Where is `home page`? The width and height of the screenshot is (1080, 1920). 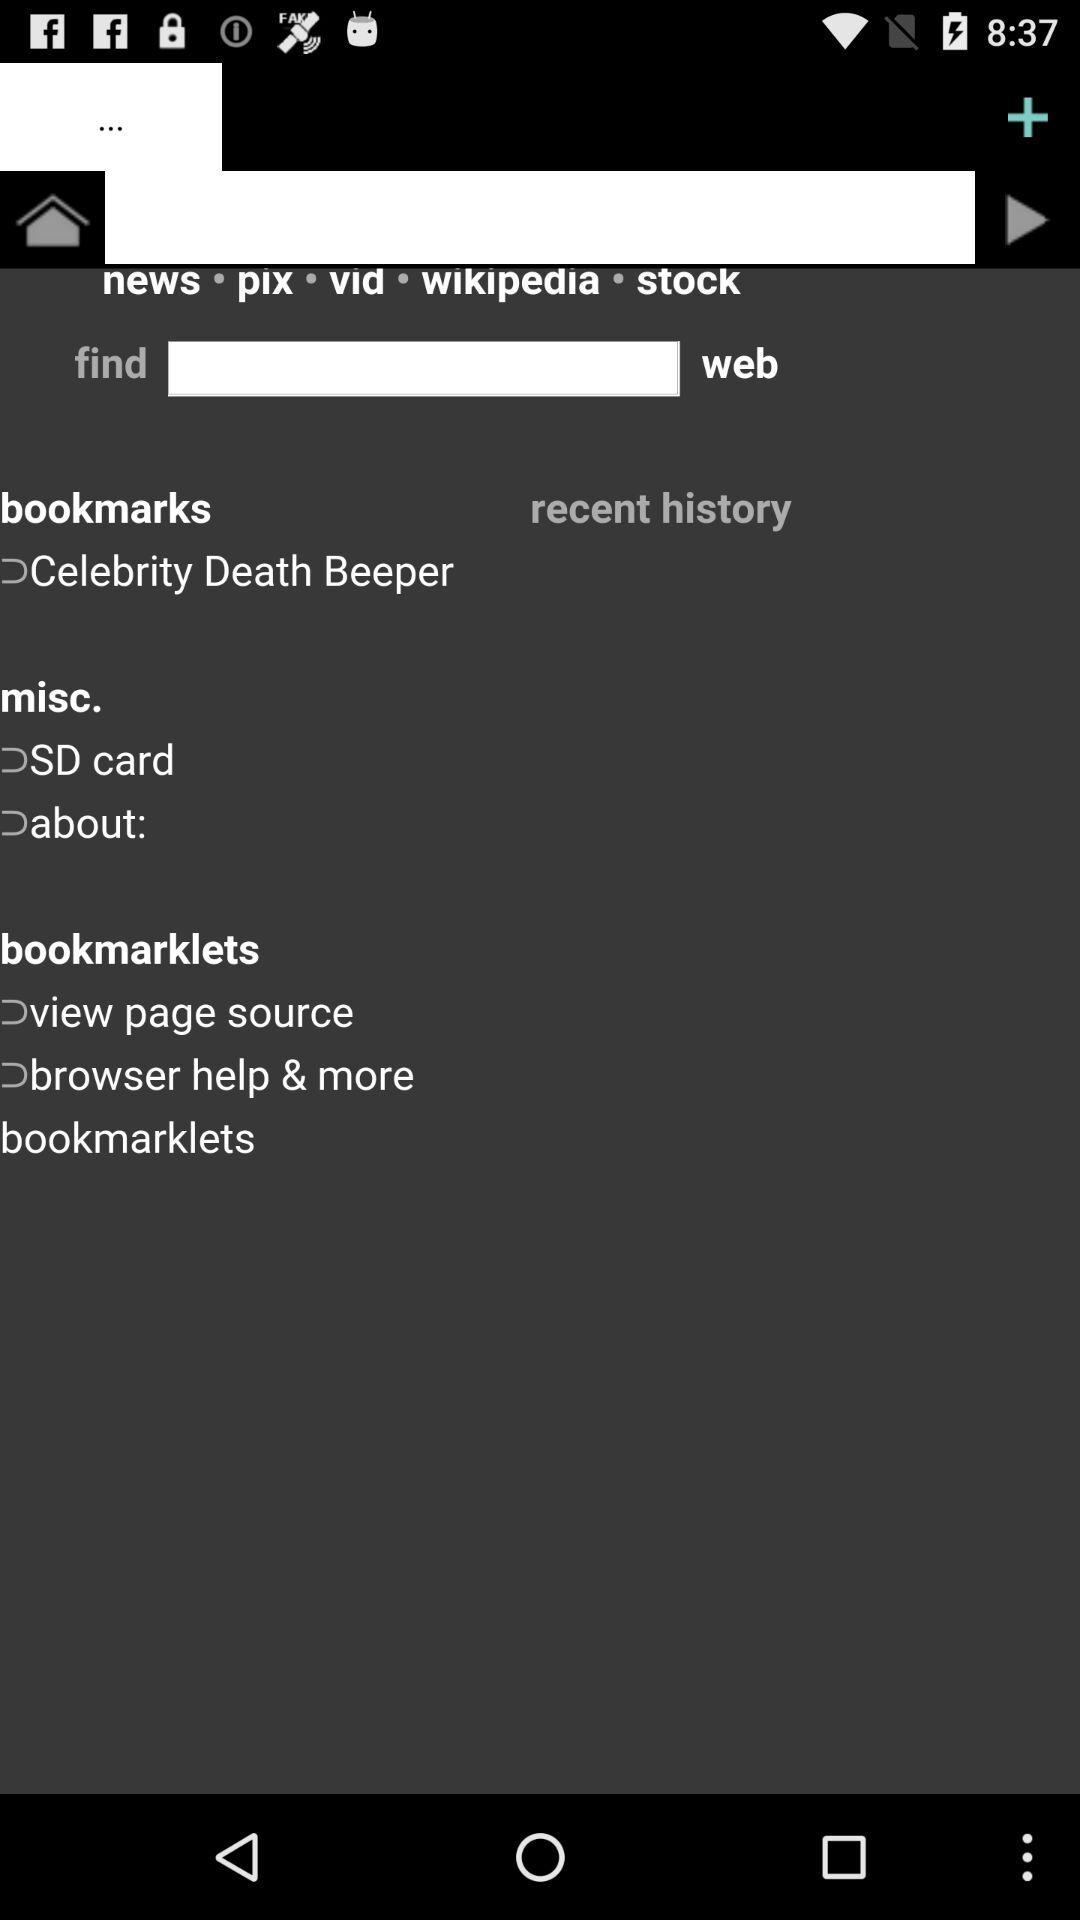
home page is located at coordinates (51, 219).